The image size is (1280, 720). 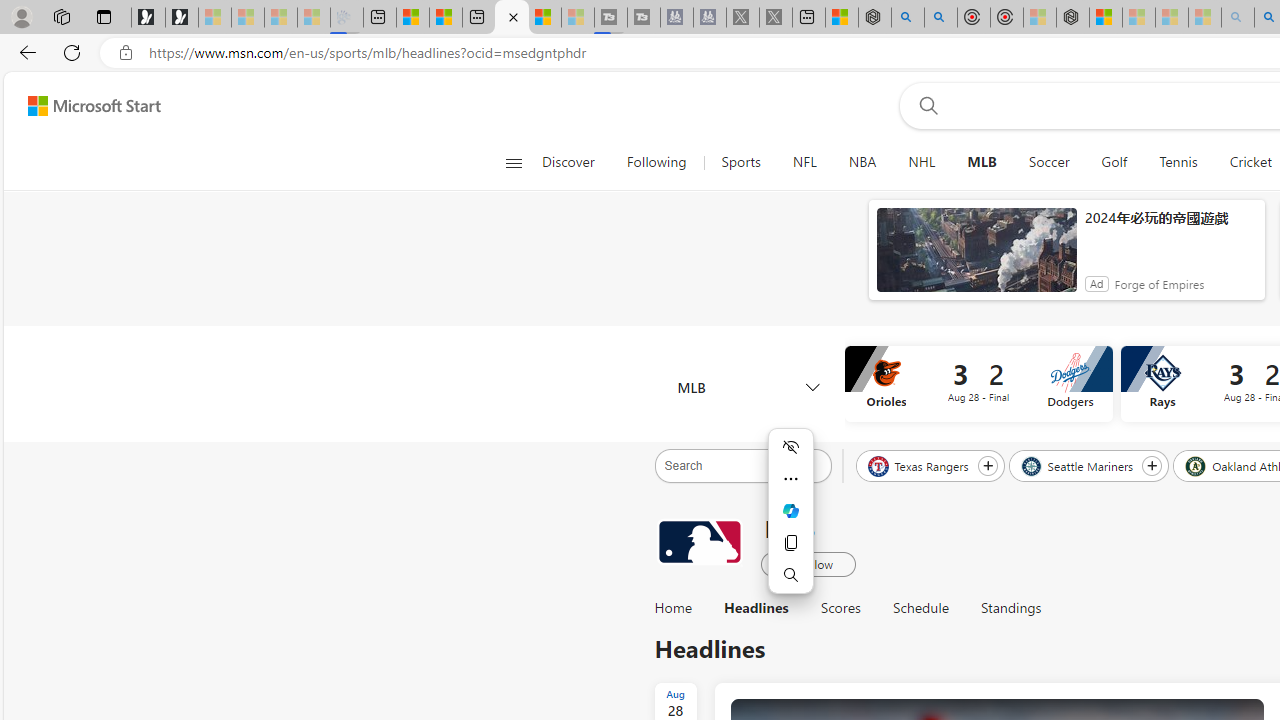 I want to click on 'More actions', so click(x=790, y=479).